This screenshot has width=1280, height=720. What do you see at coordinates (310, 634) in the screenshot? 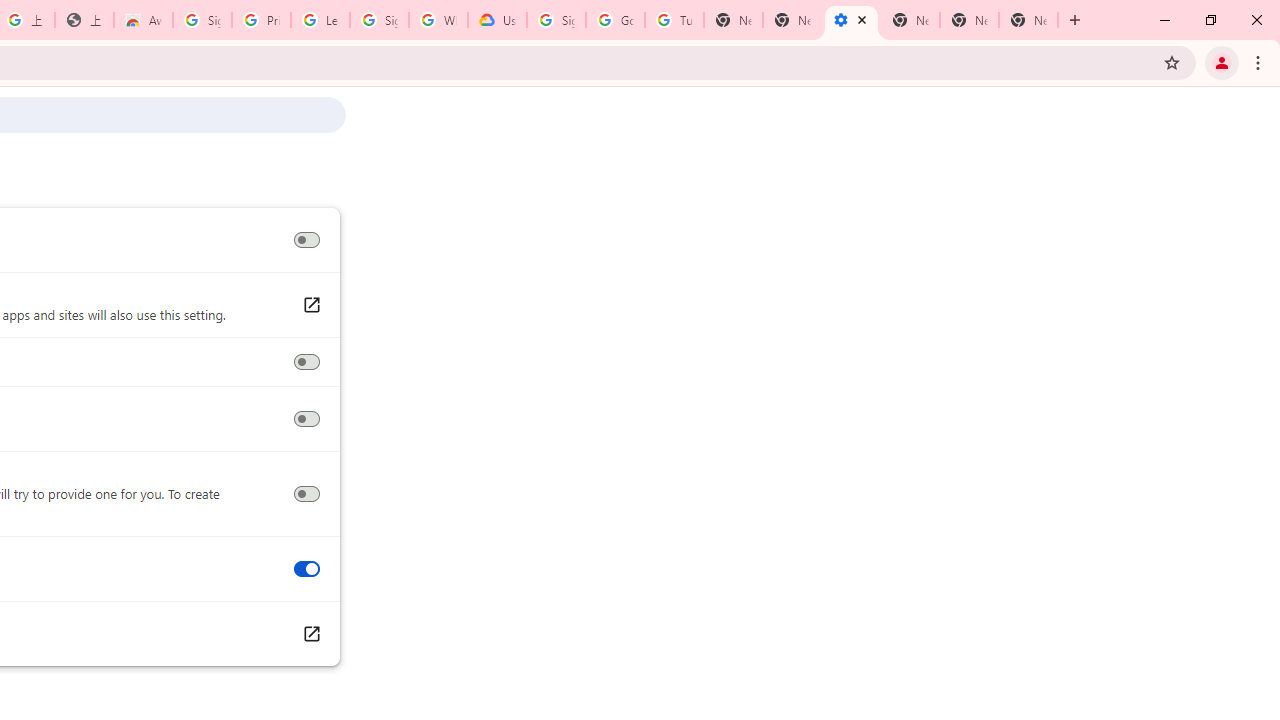
I see `'Add accessibility features Open Chrome Web Store'` at bounding box center [310, 634].